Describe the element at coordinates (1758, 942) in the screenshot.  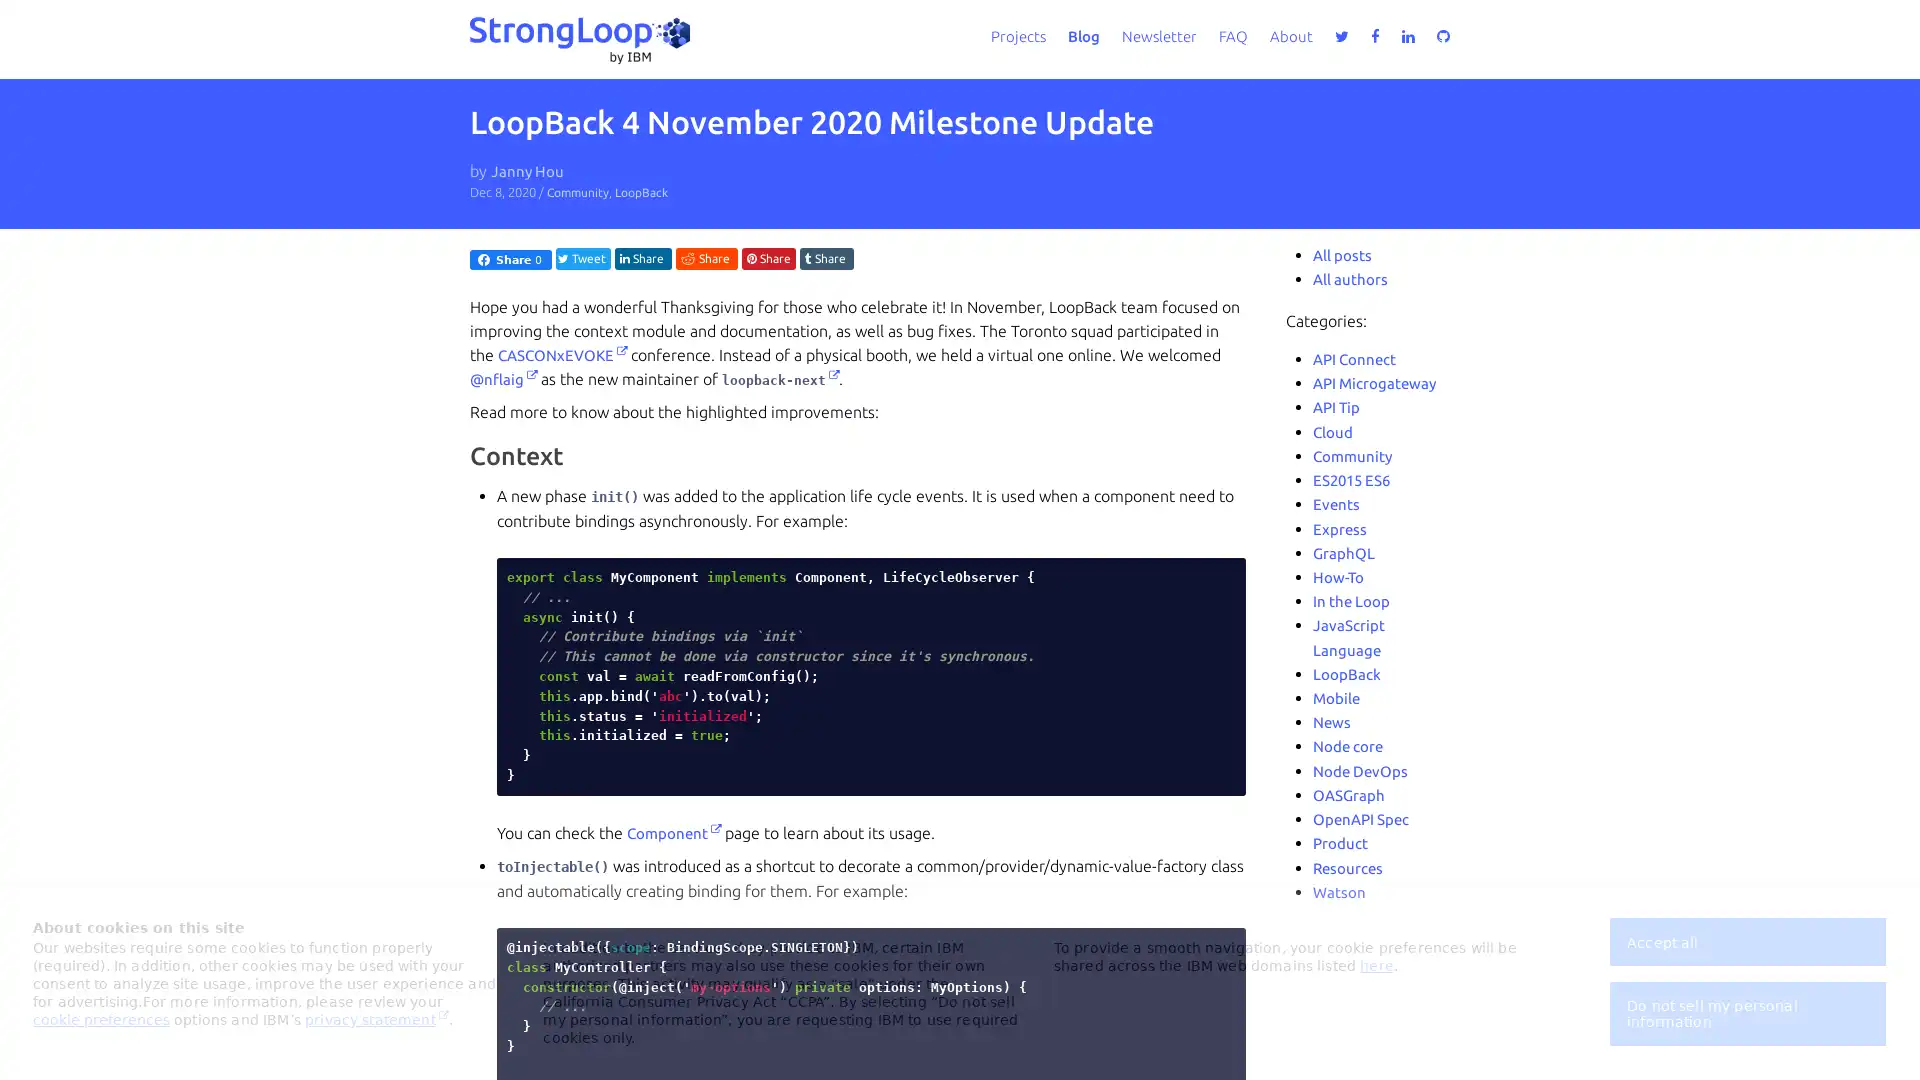
I see `Accept all` at that location.